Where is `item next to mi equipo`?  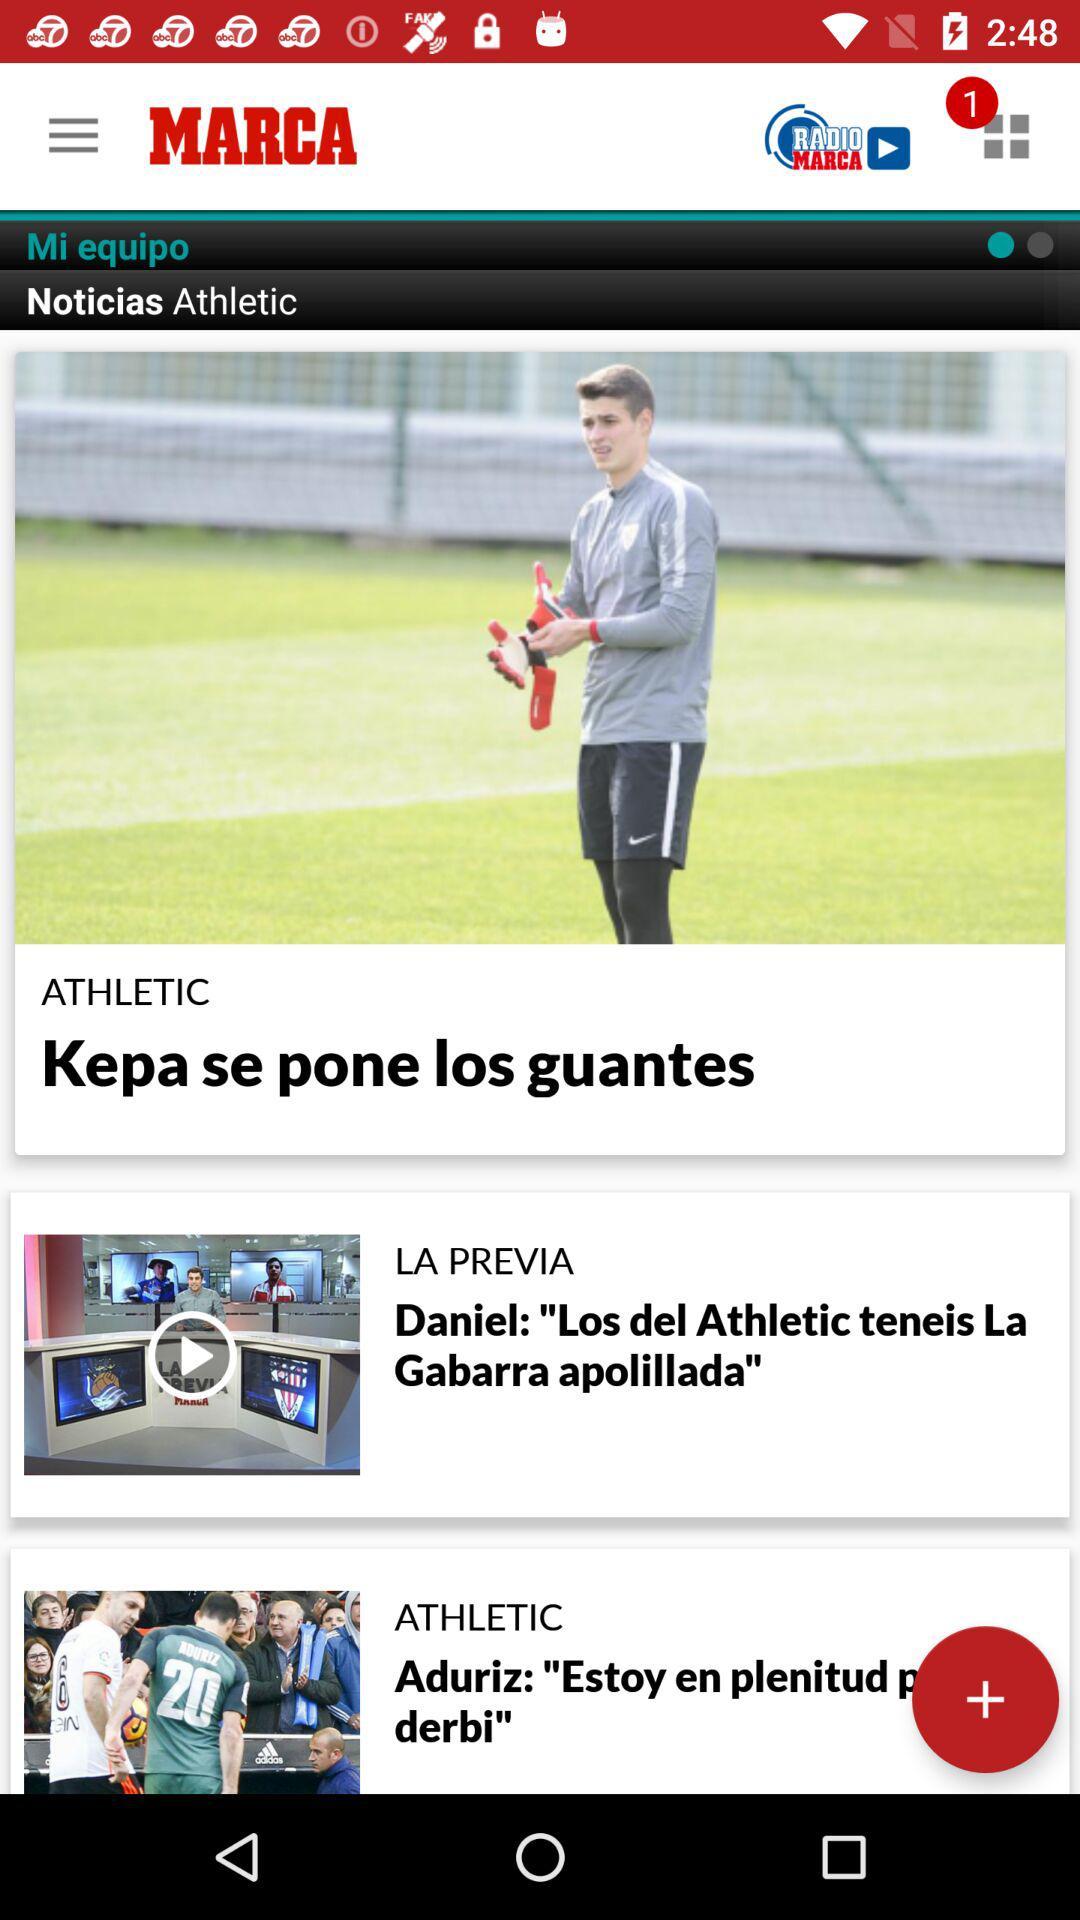 item next to mi equipo is located at coordinates (837, 135).